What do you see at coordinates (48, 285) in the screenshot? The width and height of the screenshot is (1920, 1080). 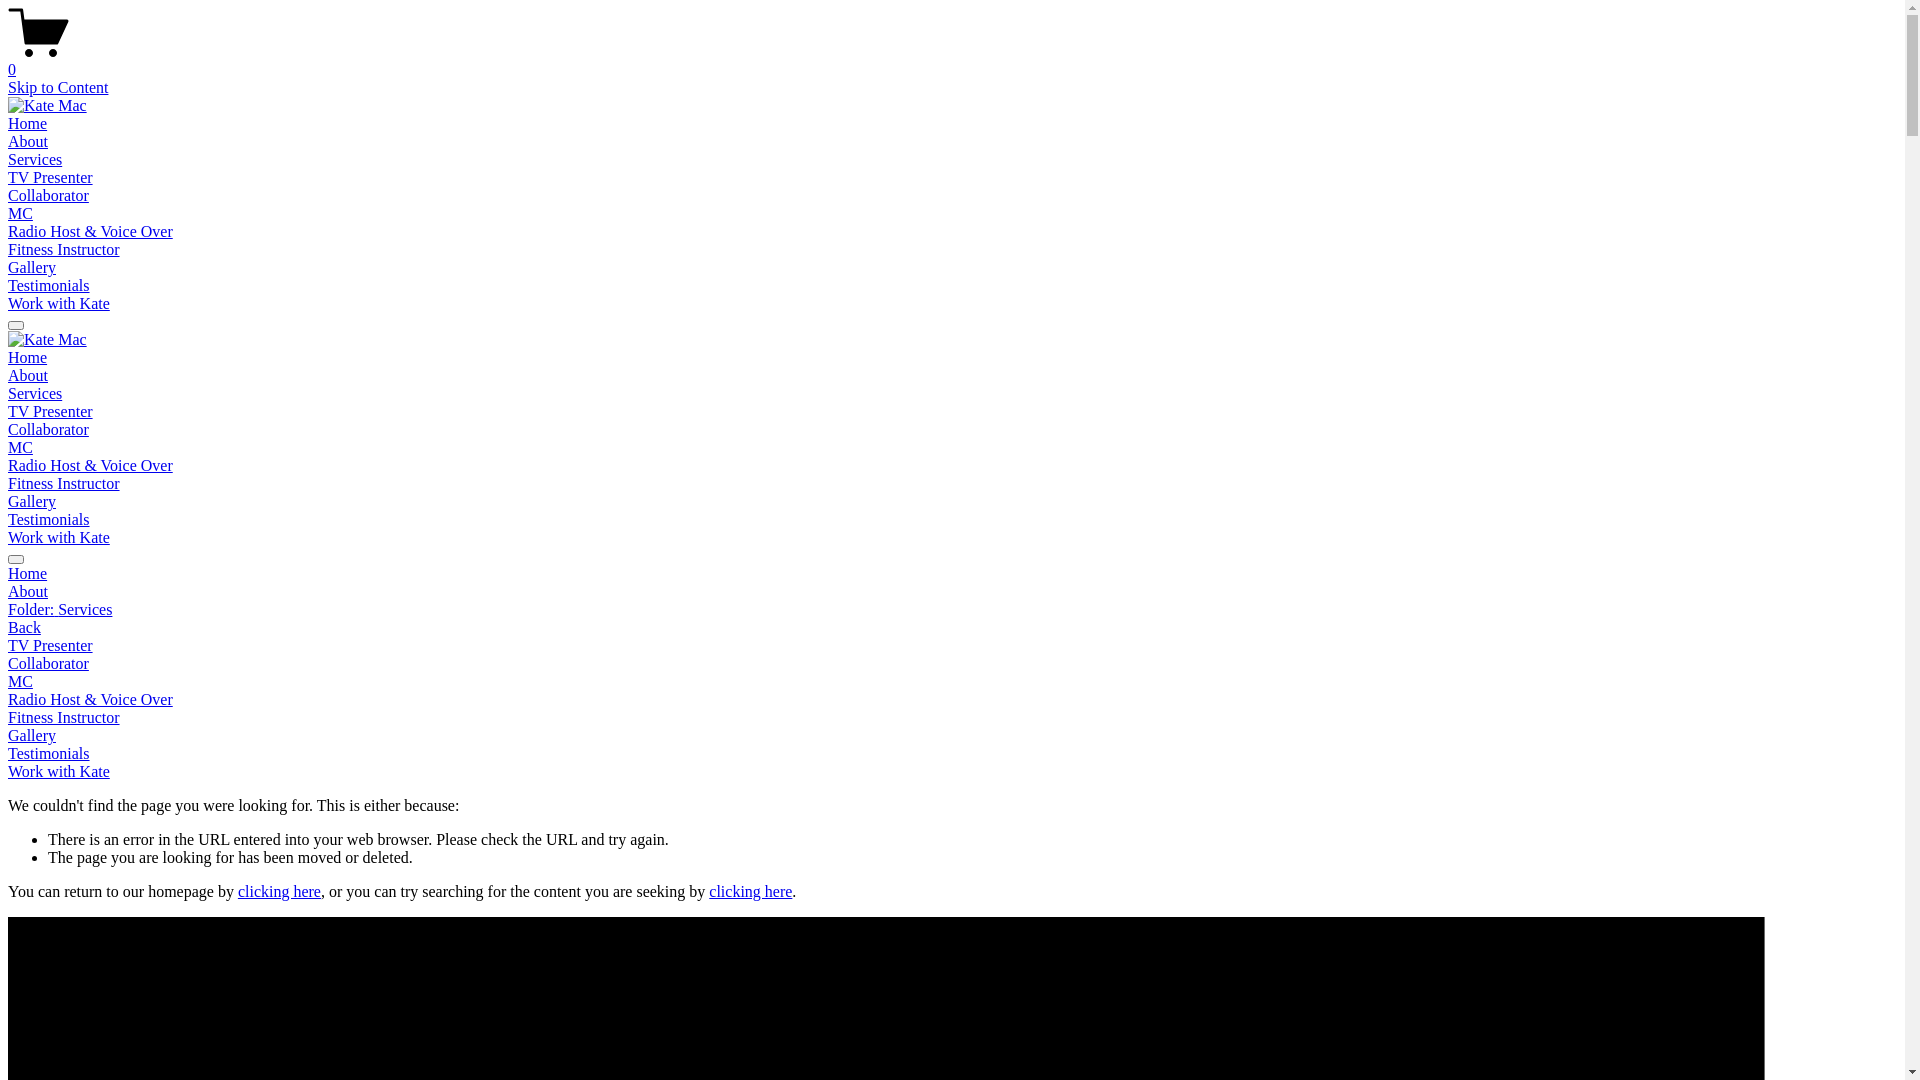 I see `'Testimonials'` at bounding box center [48, 285].